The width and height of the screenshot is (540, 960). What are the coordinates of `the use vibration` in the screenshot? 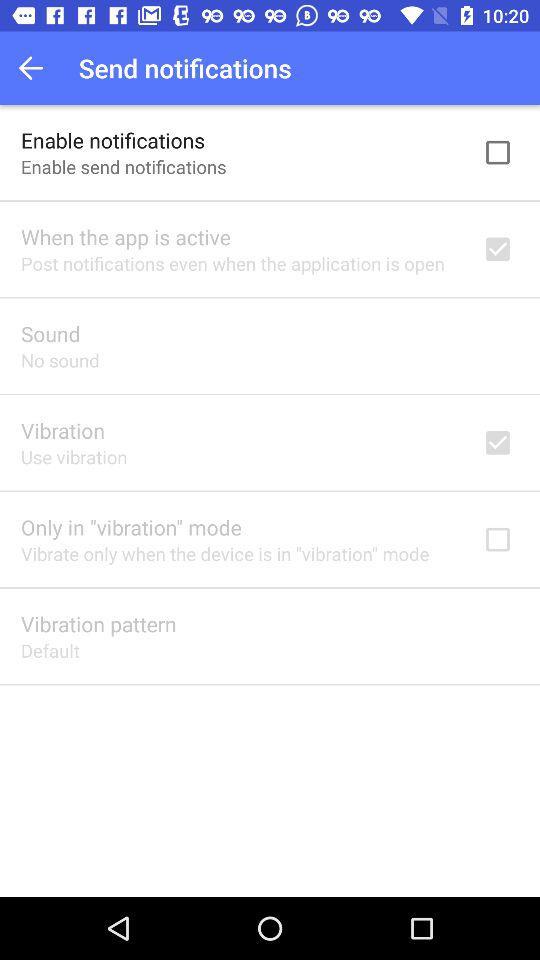 It's located at (73, 457).